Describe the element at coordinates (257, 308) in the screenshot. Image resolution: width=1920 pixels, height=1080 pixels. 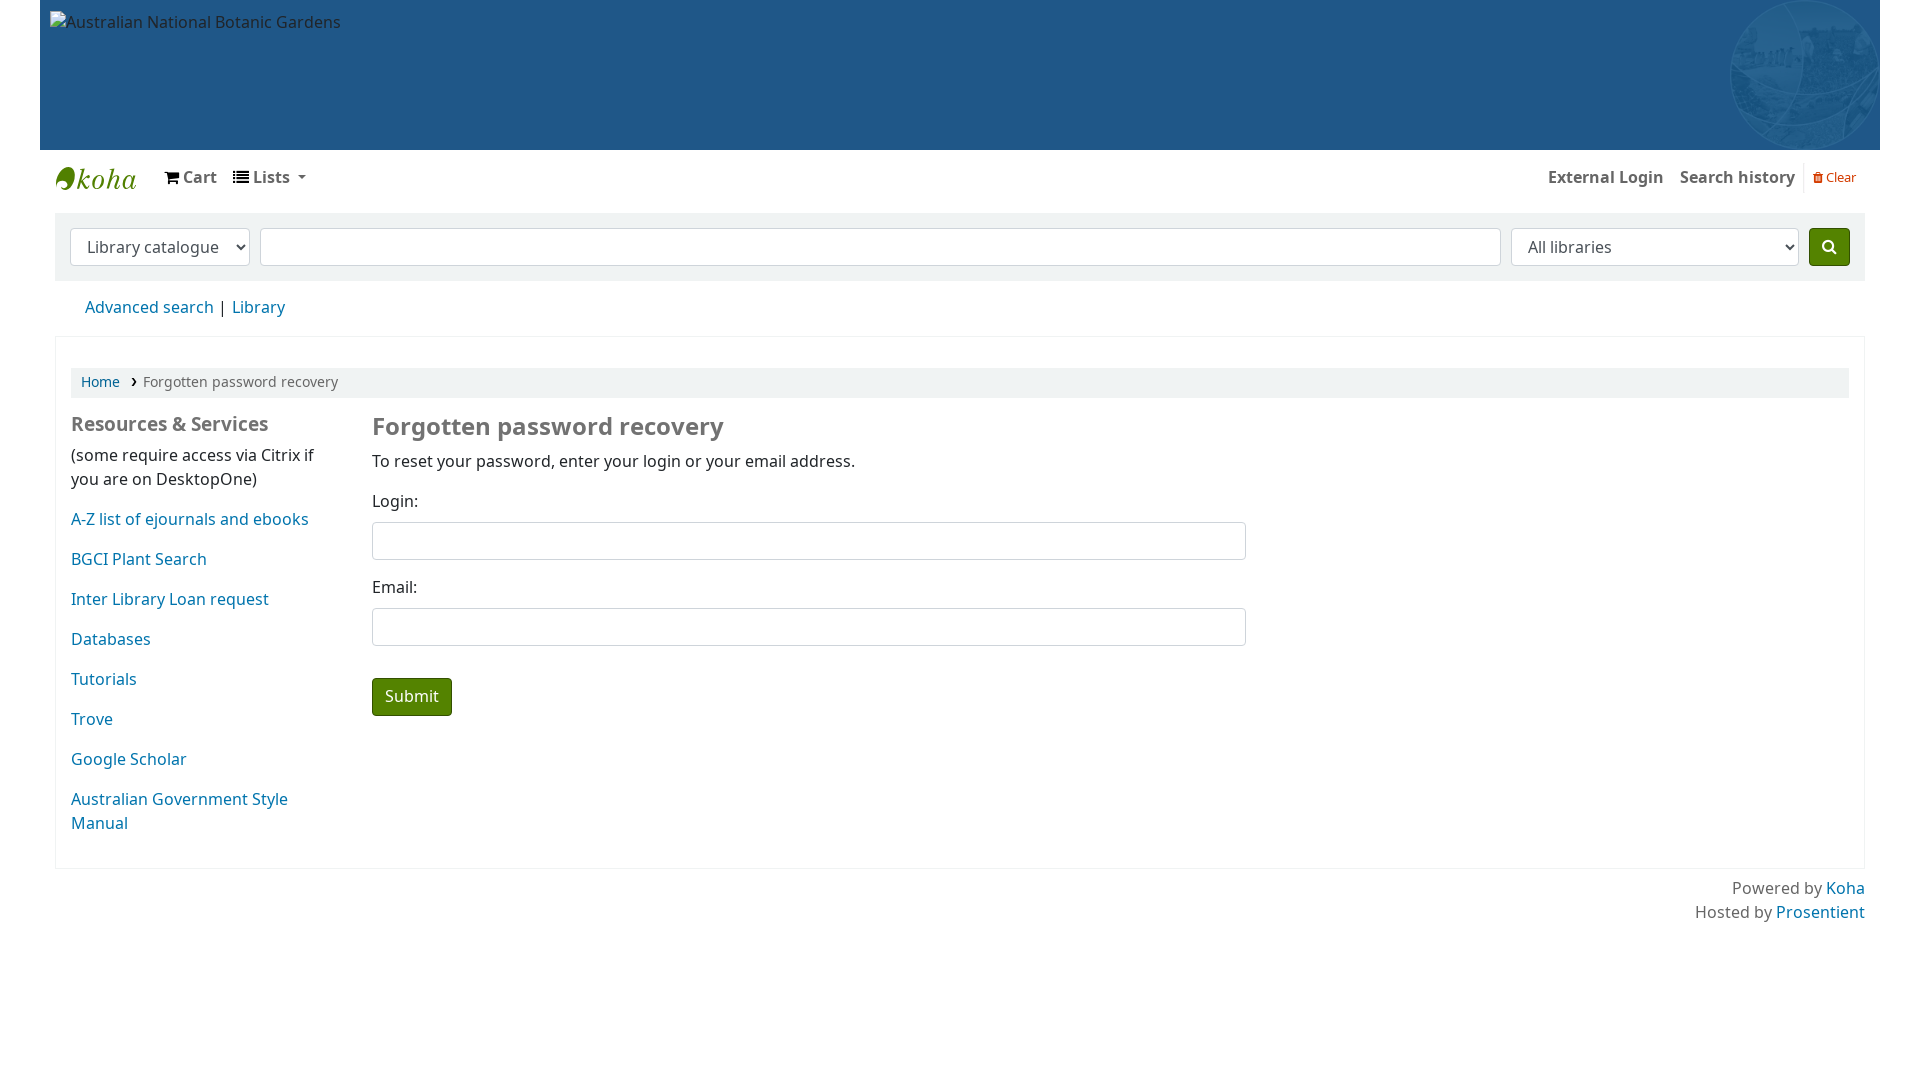
I see `'Library'` at that location.